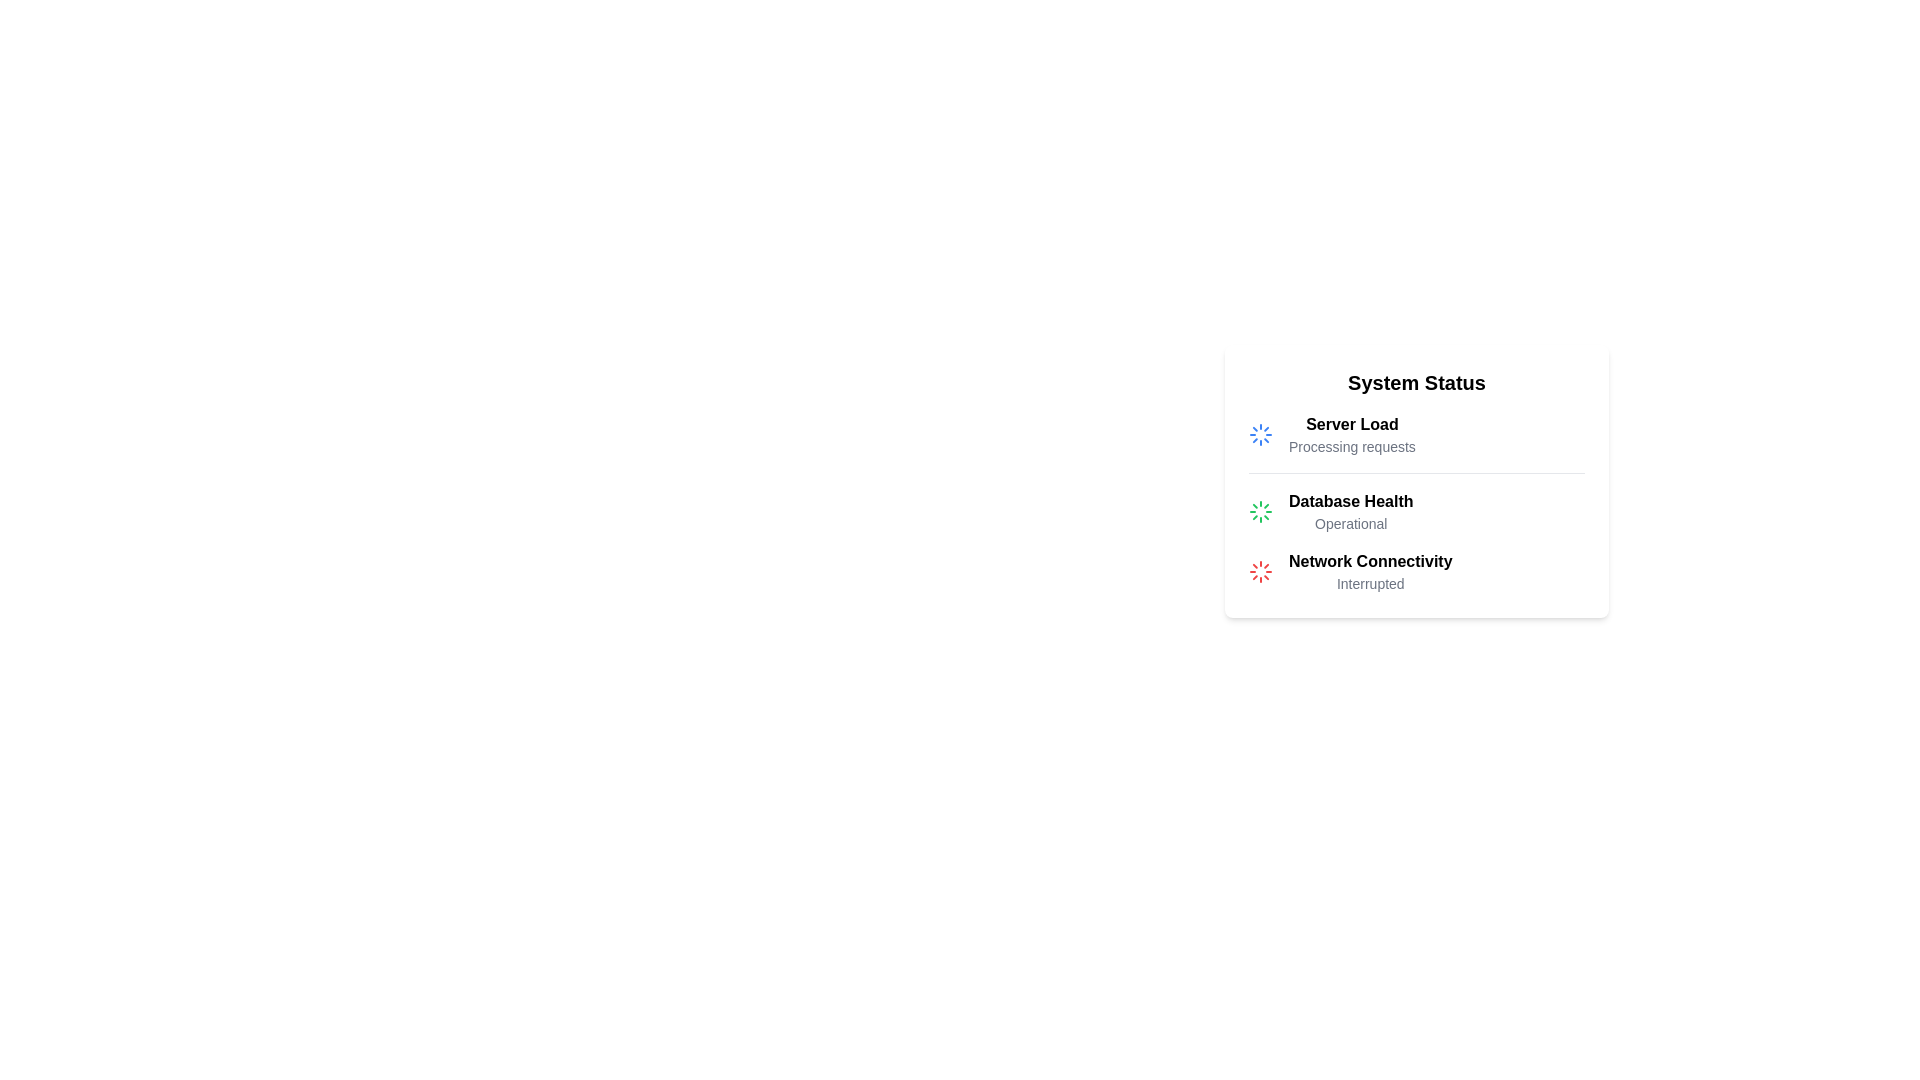  I want to click on the Text label that serves as a heading for the status grouping related to database health, located in the right-hand section of the interface within the 'System Status' panel, positioned below 'Server Load' and above 'Network Connectivity', so click(1351, 500).